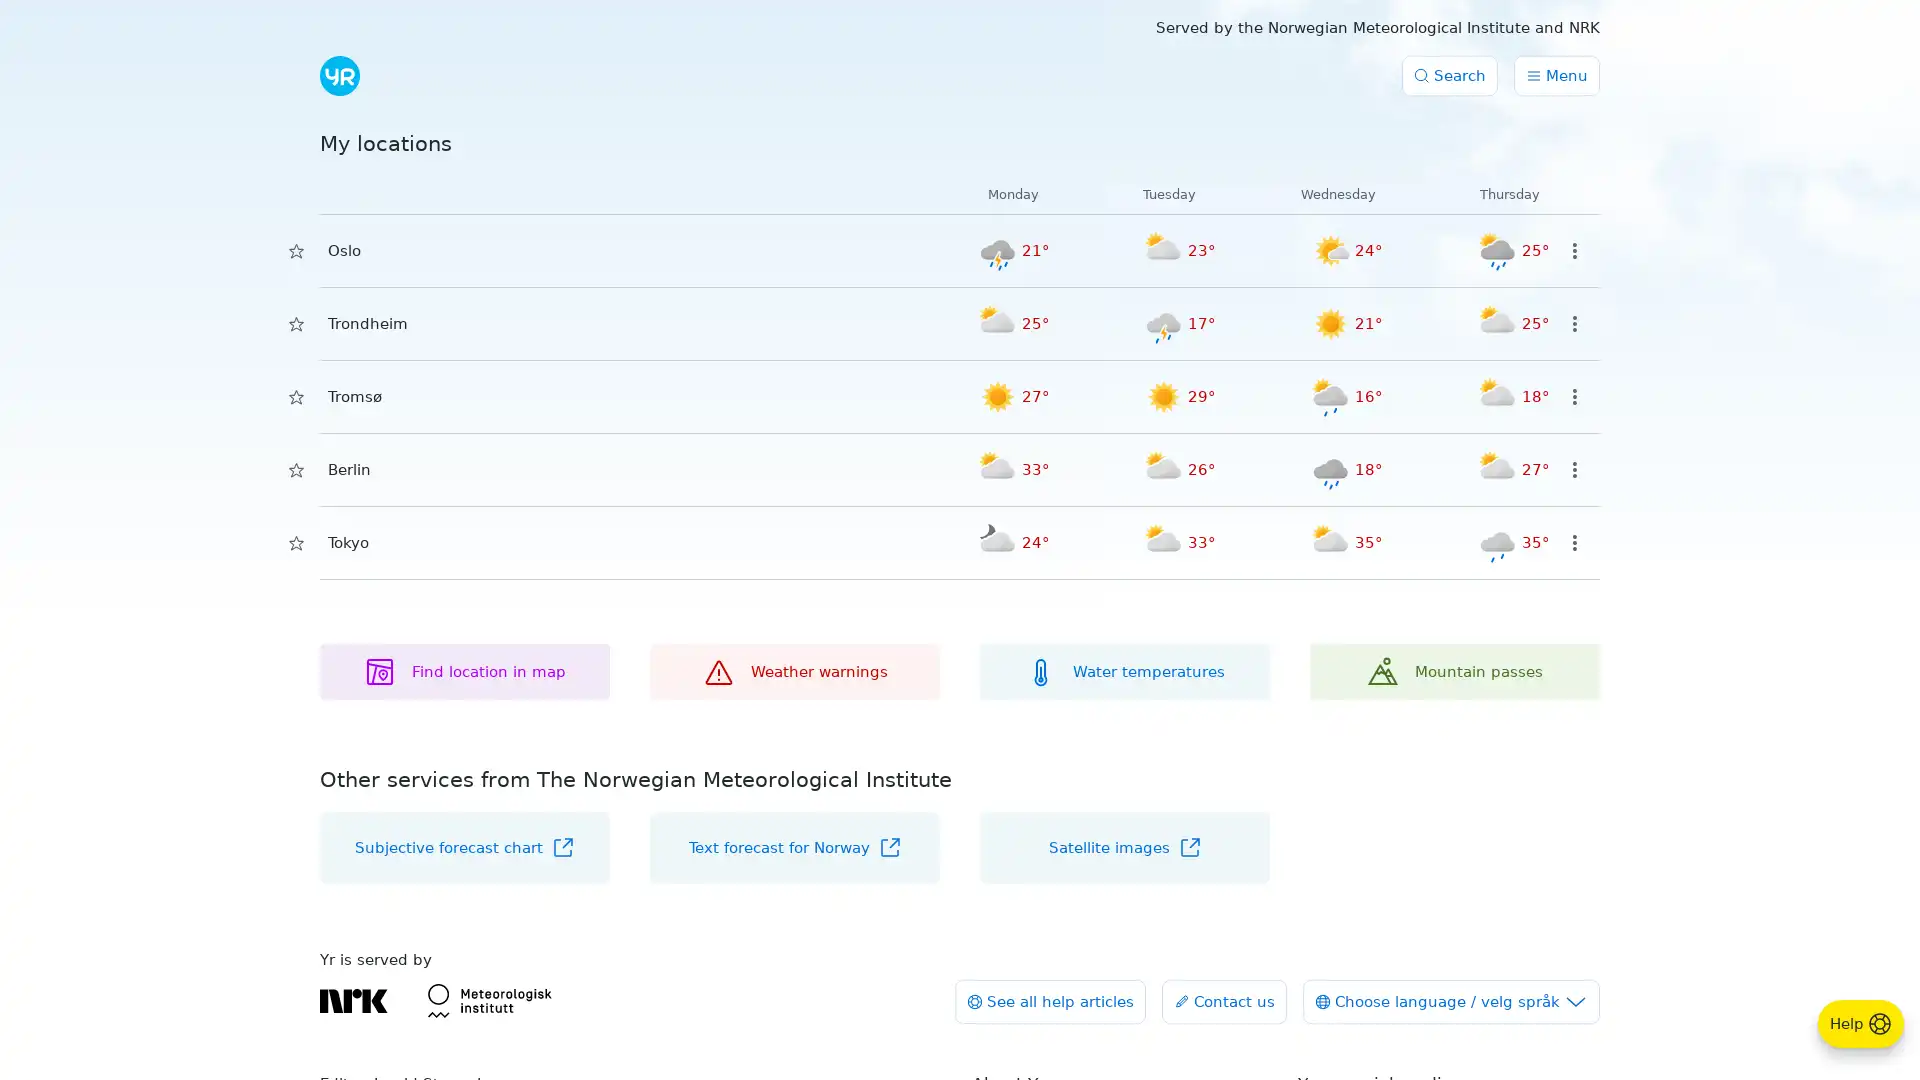 The image size is (1920, 1080). Describe the element at coordinates (1860, 1023) in the screenshot. I see `Help` at that location.